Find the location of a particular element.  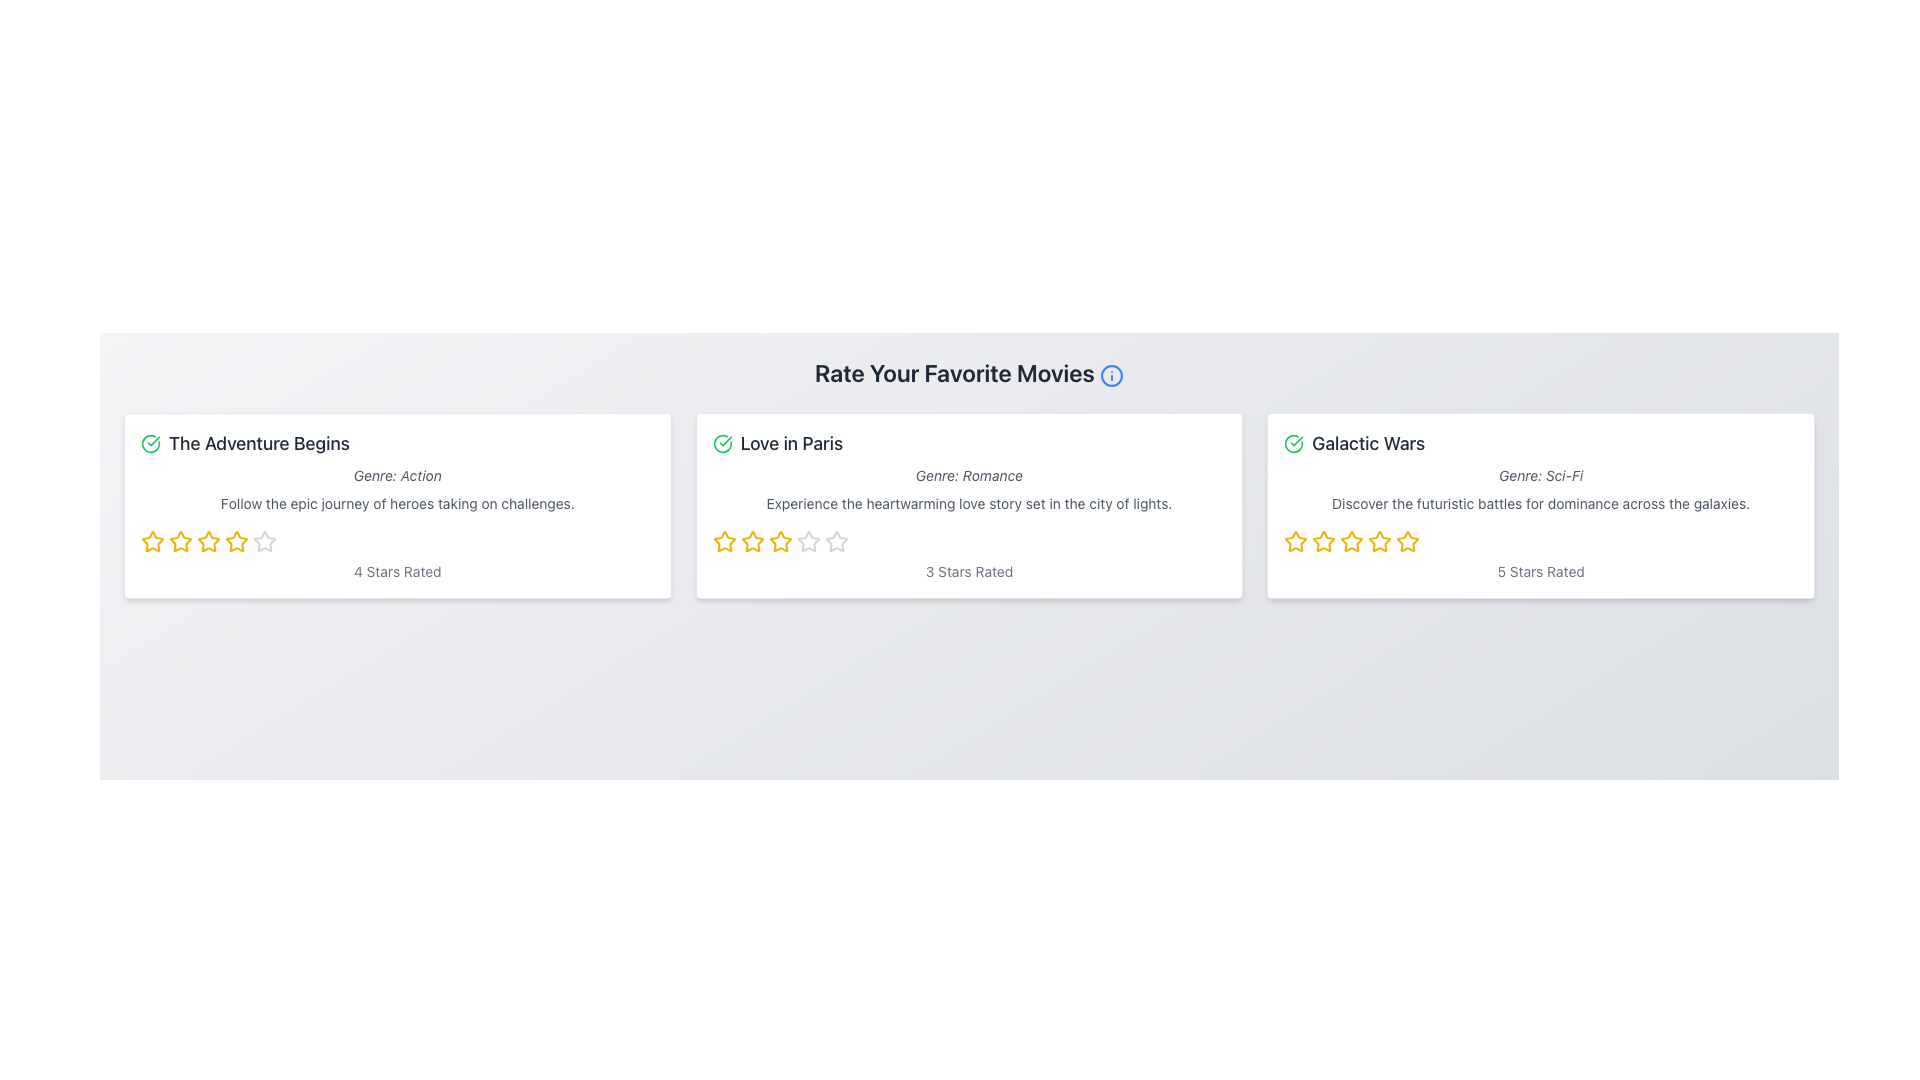

the second yellow star icon in the rating section of the 'Galactic Wars' card is located at coordinates (1324, 541).